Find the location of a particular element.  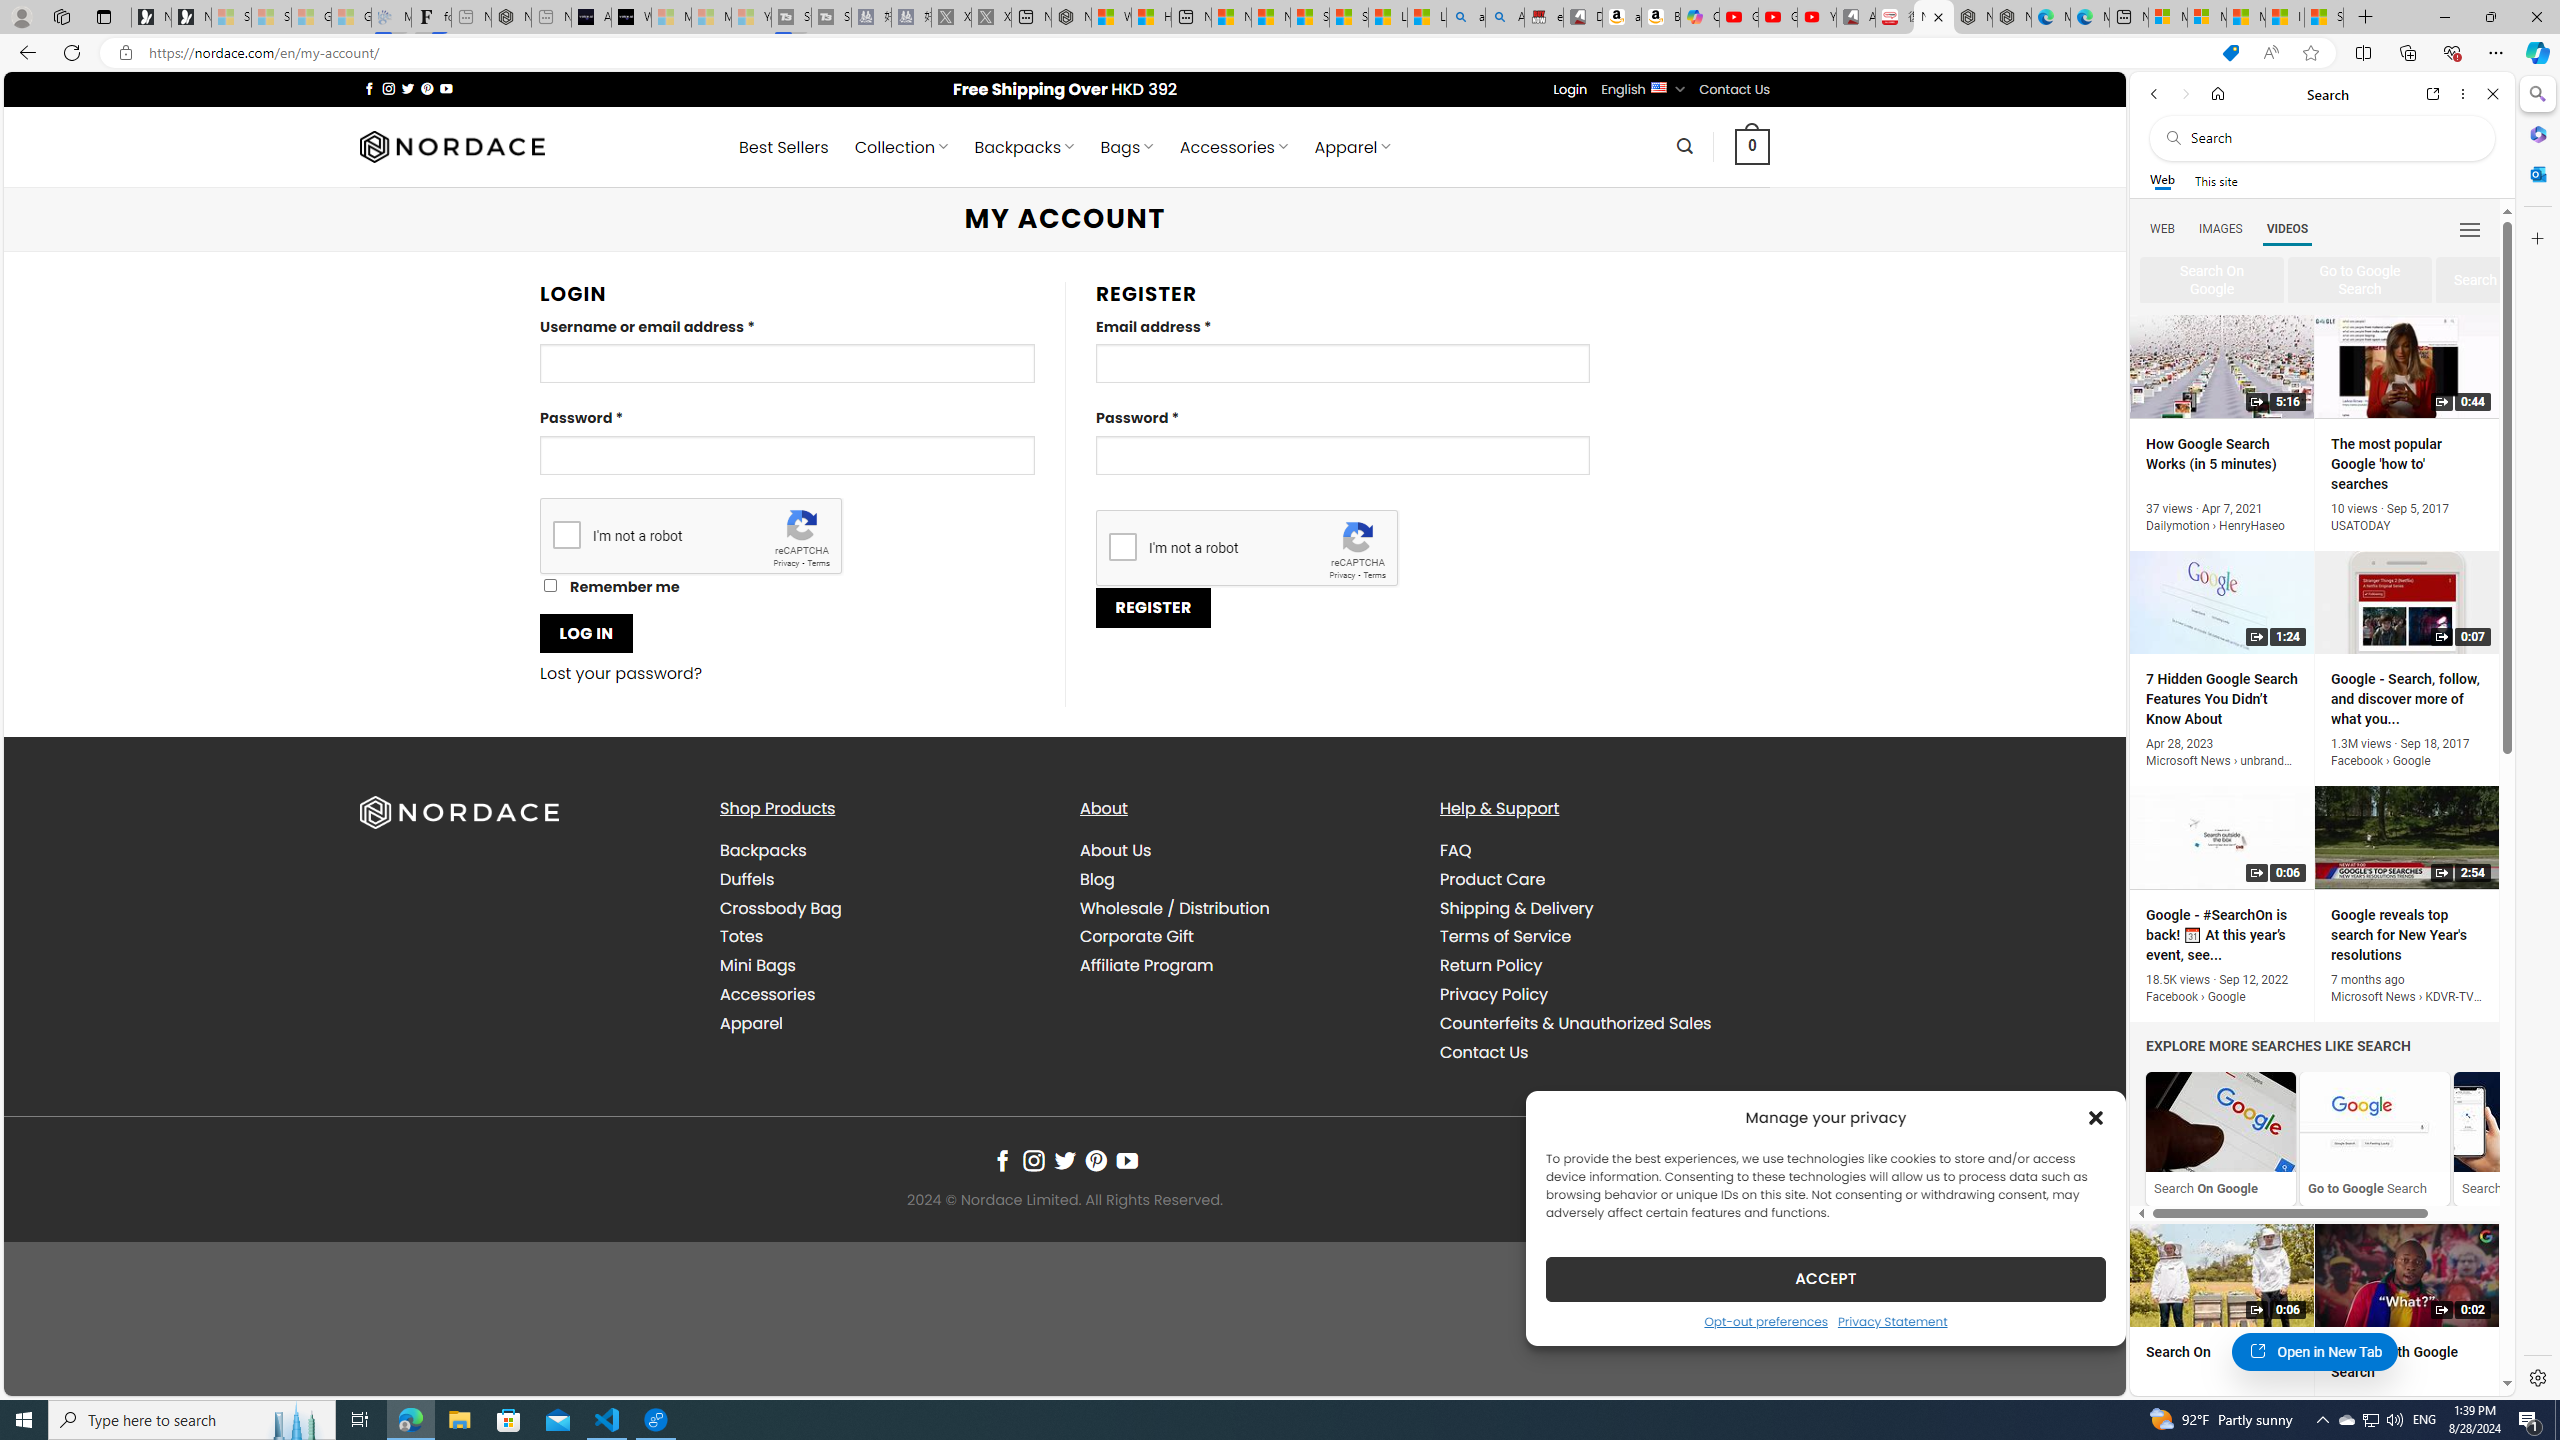

'Huge shark washes ashore at New York City beach | Watch' is located at coordinates (1151, 16).